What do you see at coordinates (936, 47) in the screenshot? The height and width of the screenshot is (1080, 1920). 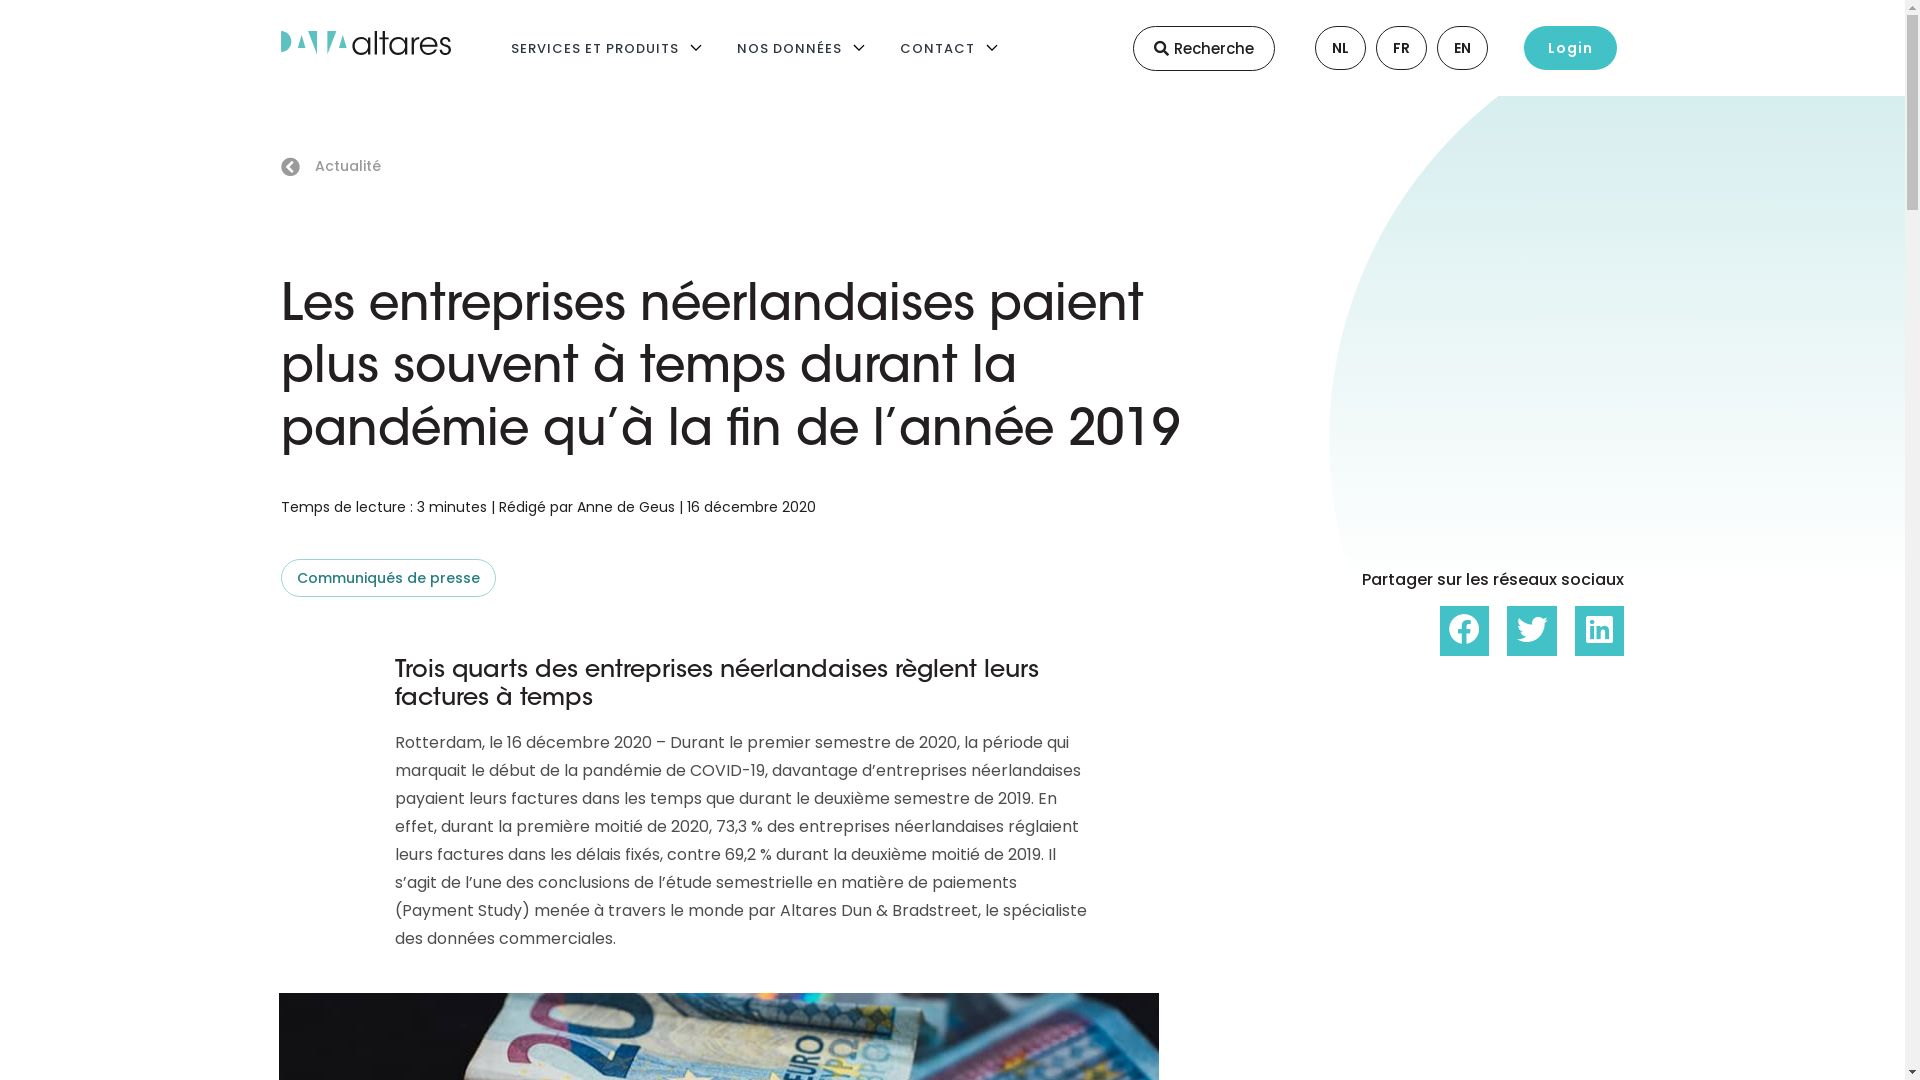 I see `'CONTACT'` at bounding box center [936, 47].